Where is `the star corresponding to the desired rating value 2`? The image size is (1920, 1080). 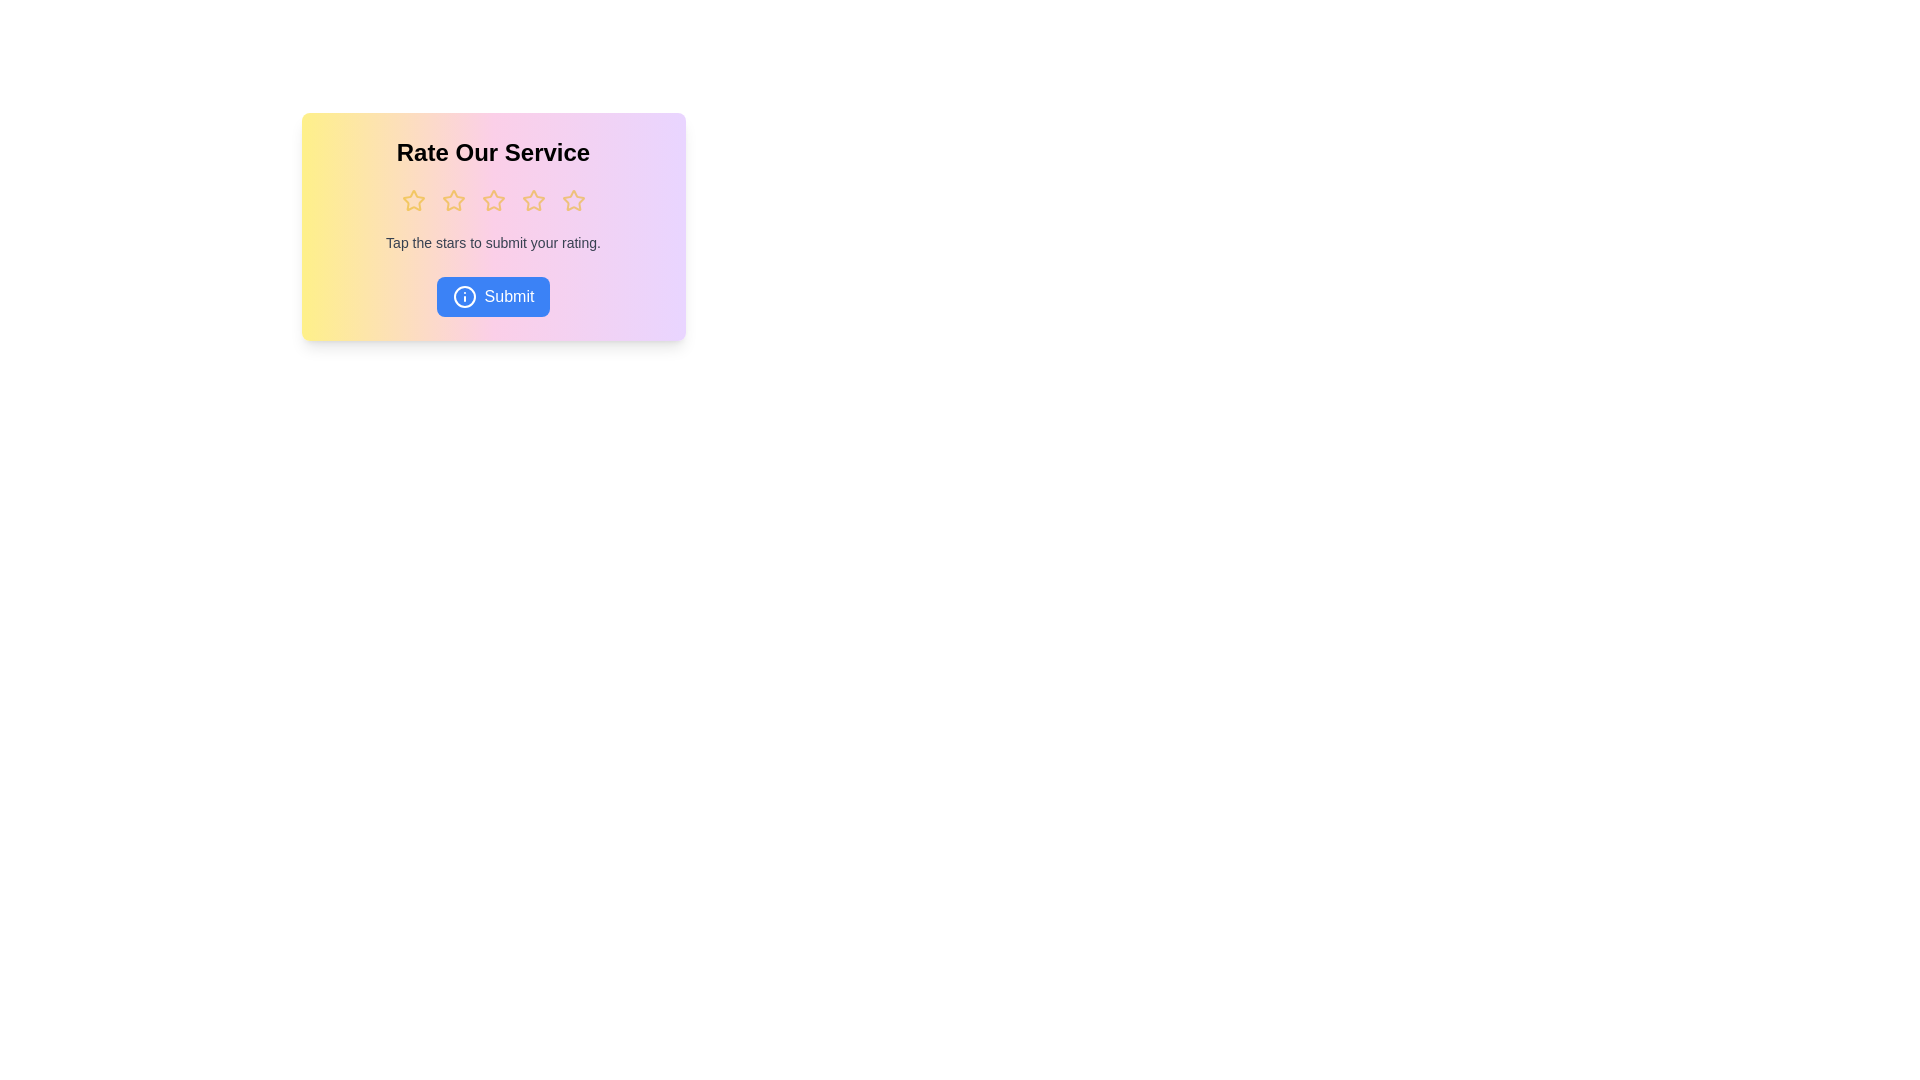 the star corresponding to the desired rating value 2 is located at coordinates (452, 200).